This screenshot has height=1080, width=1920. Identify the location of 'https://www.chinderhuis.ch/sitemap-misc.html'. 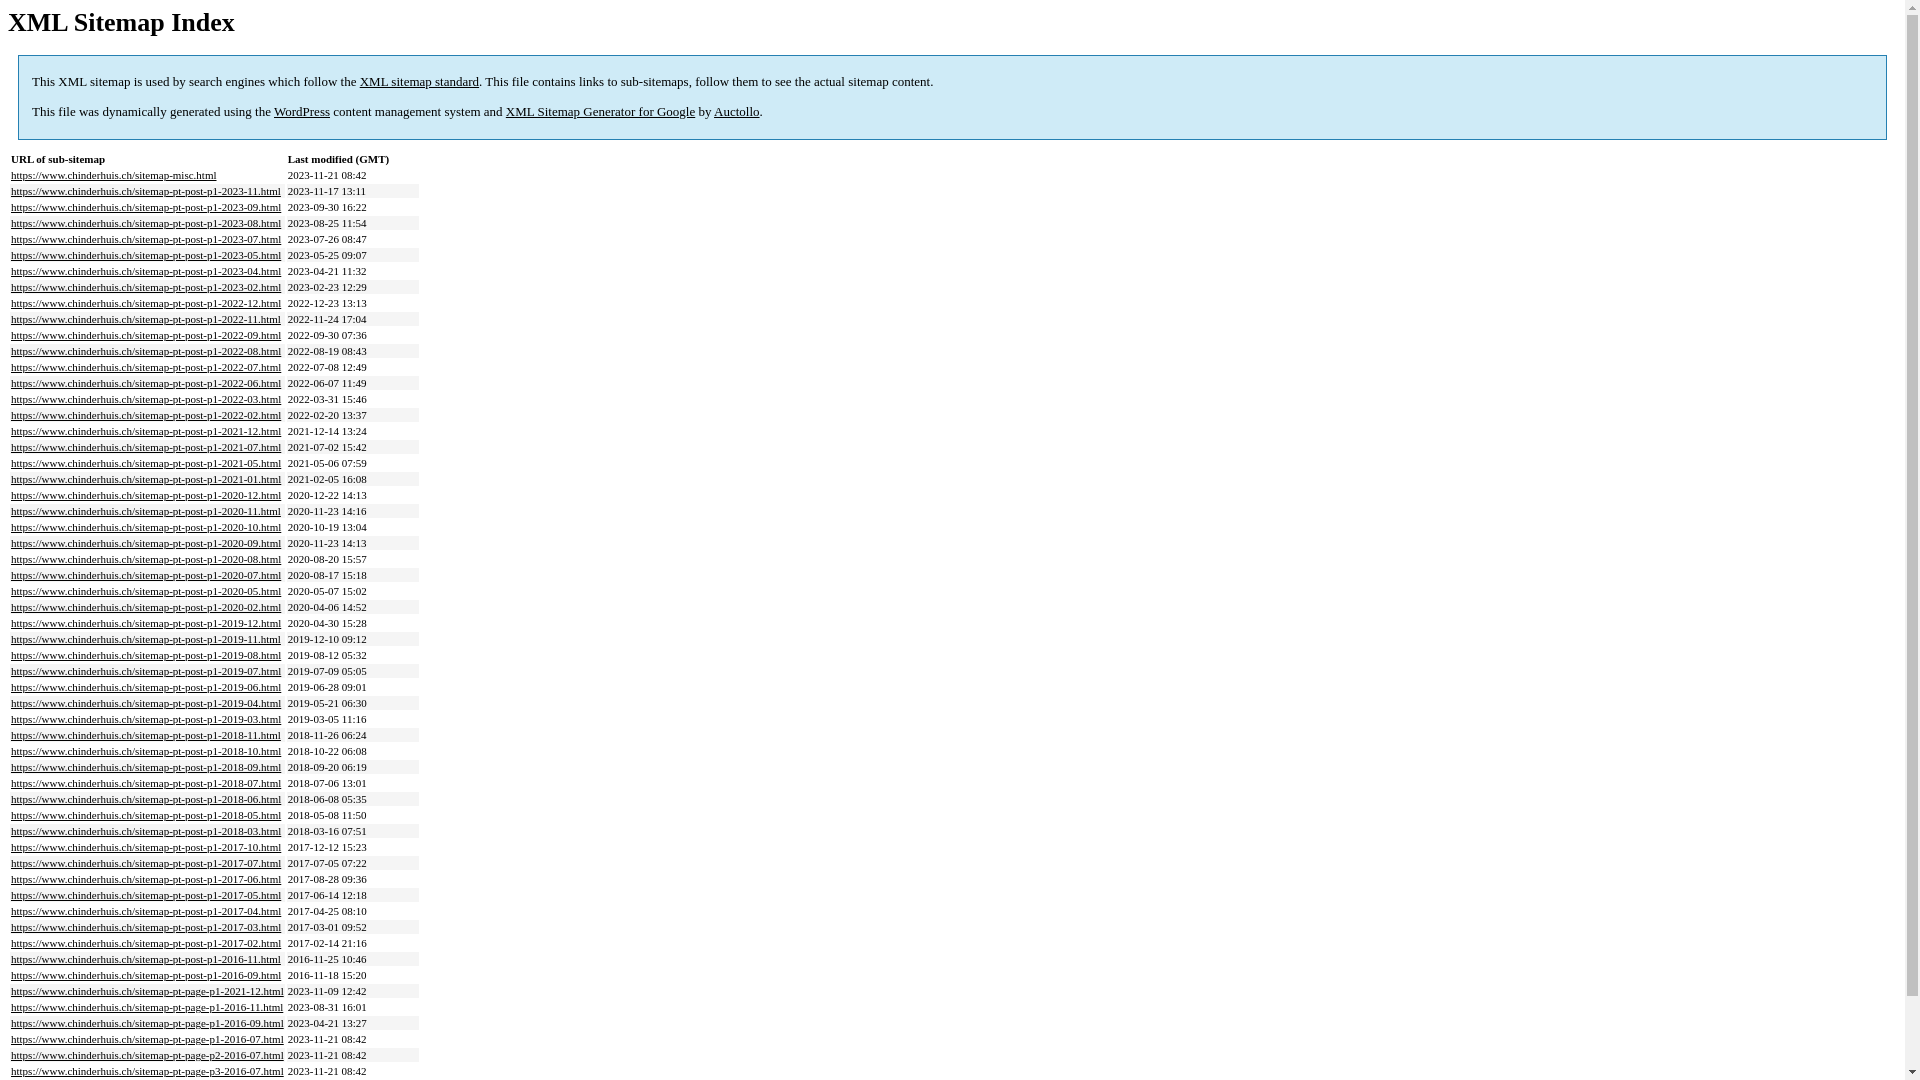
(10, 173).